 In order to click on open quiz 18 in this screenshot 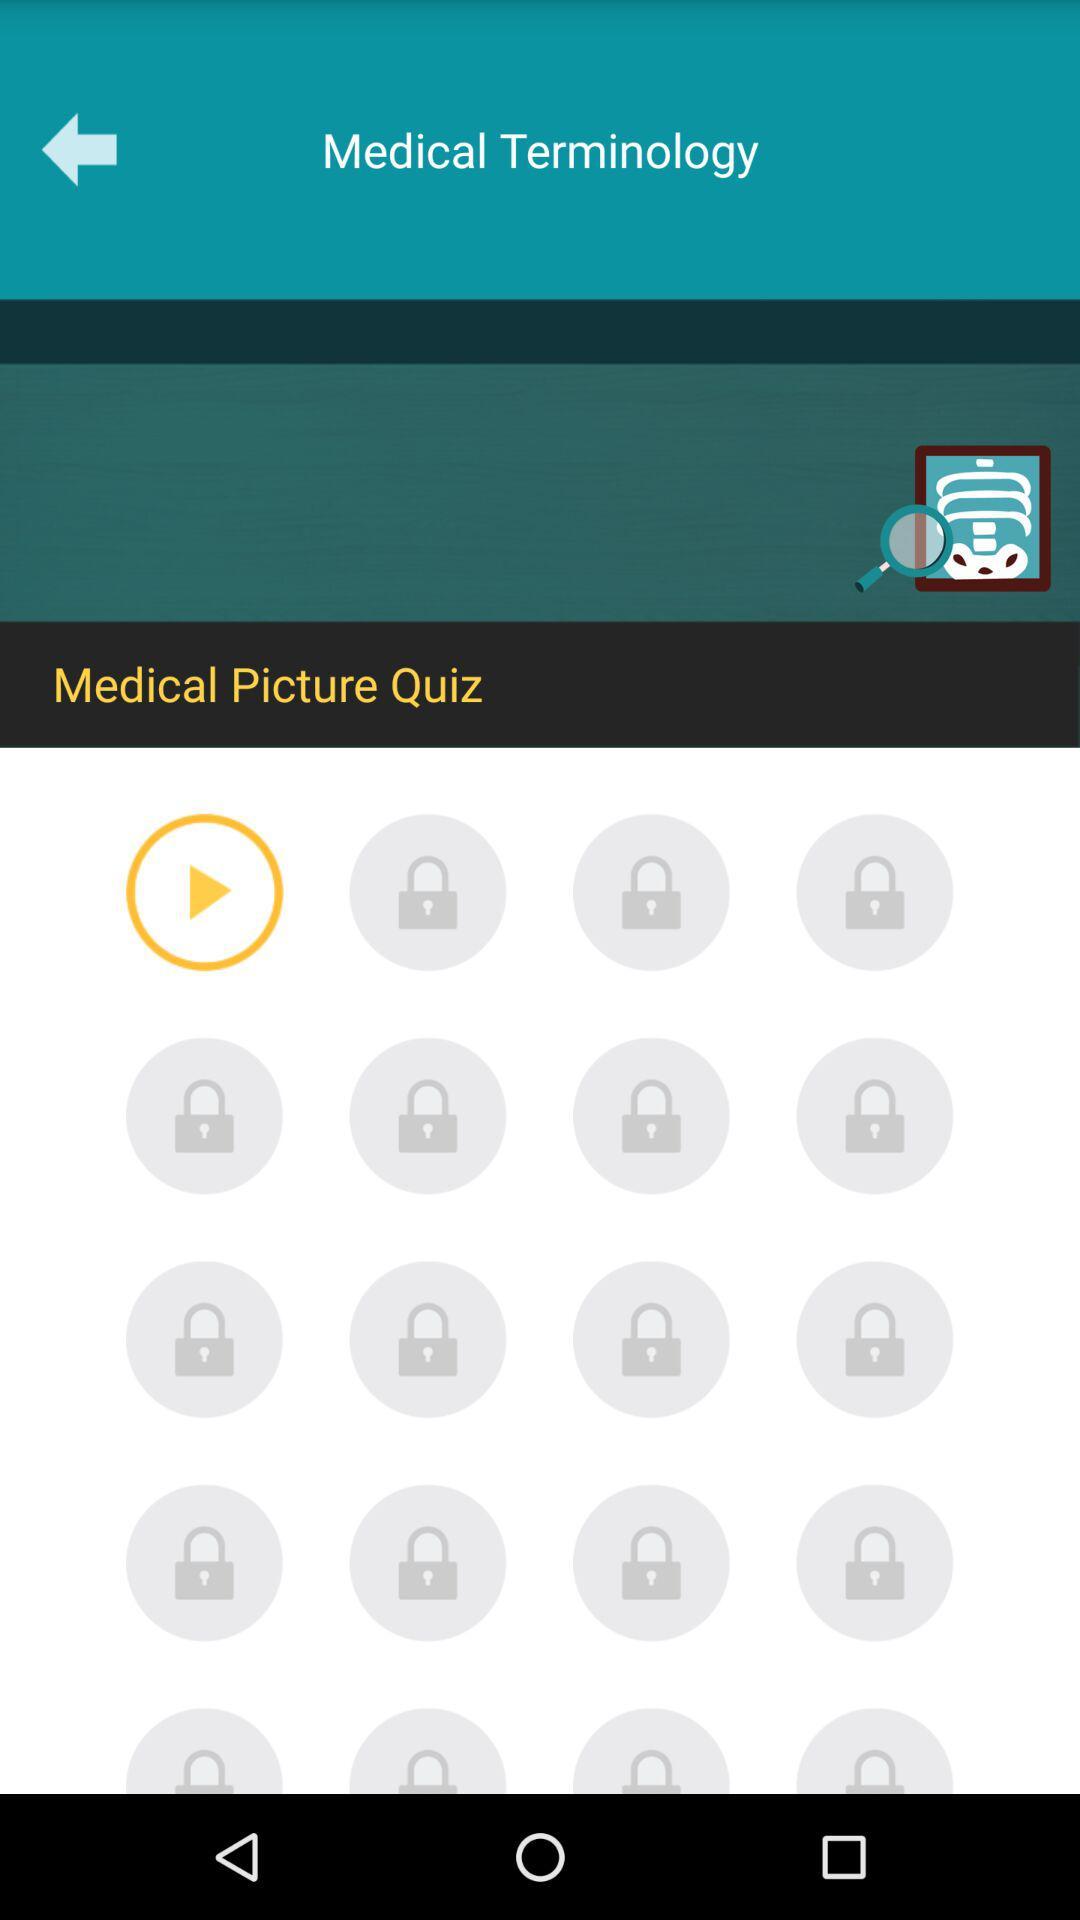, I will do `click(427, 1749)`.